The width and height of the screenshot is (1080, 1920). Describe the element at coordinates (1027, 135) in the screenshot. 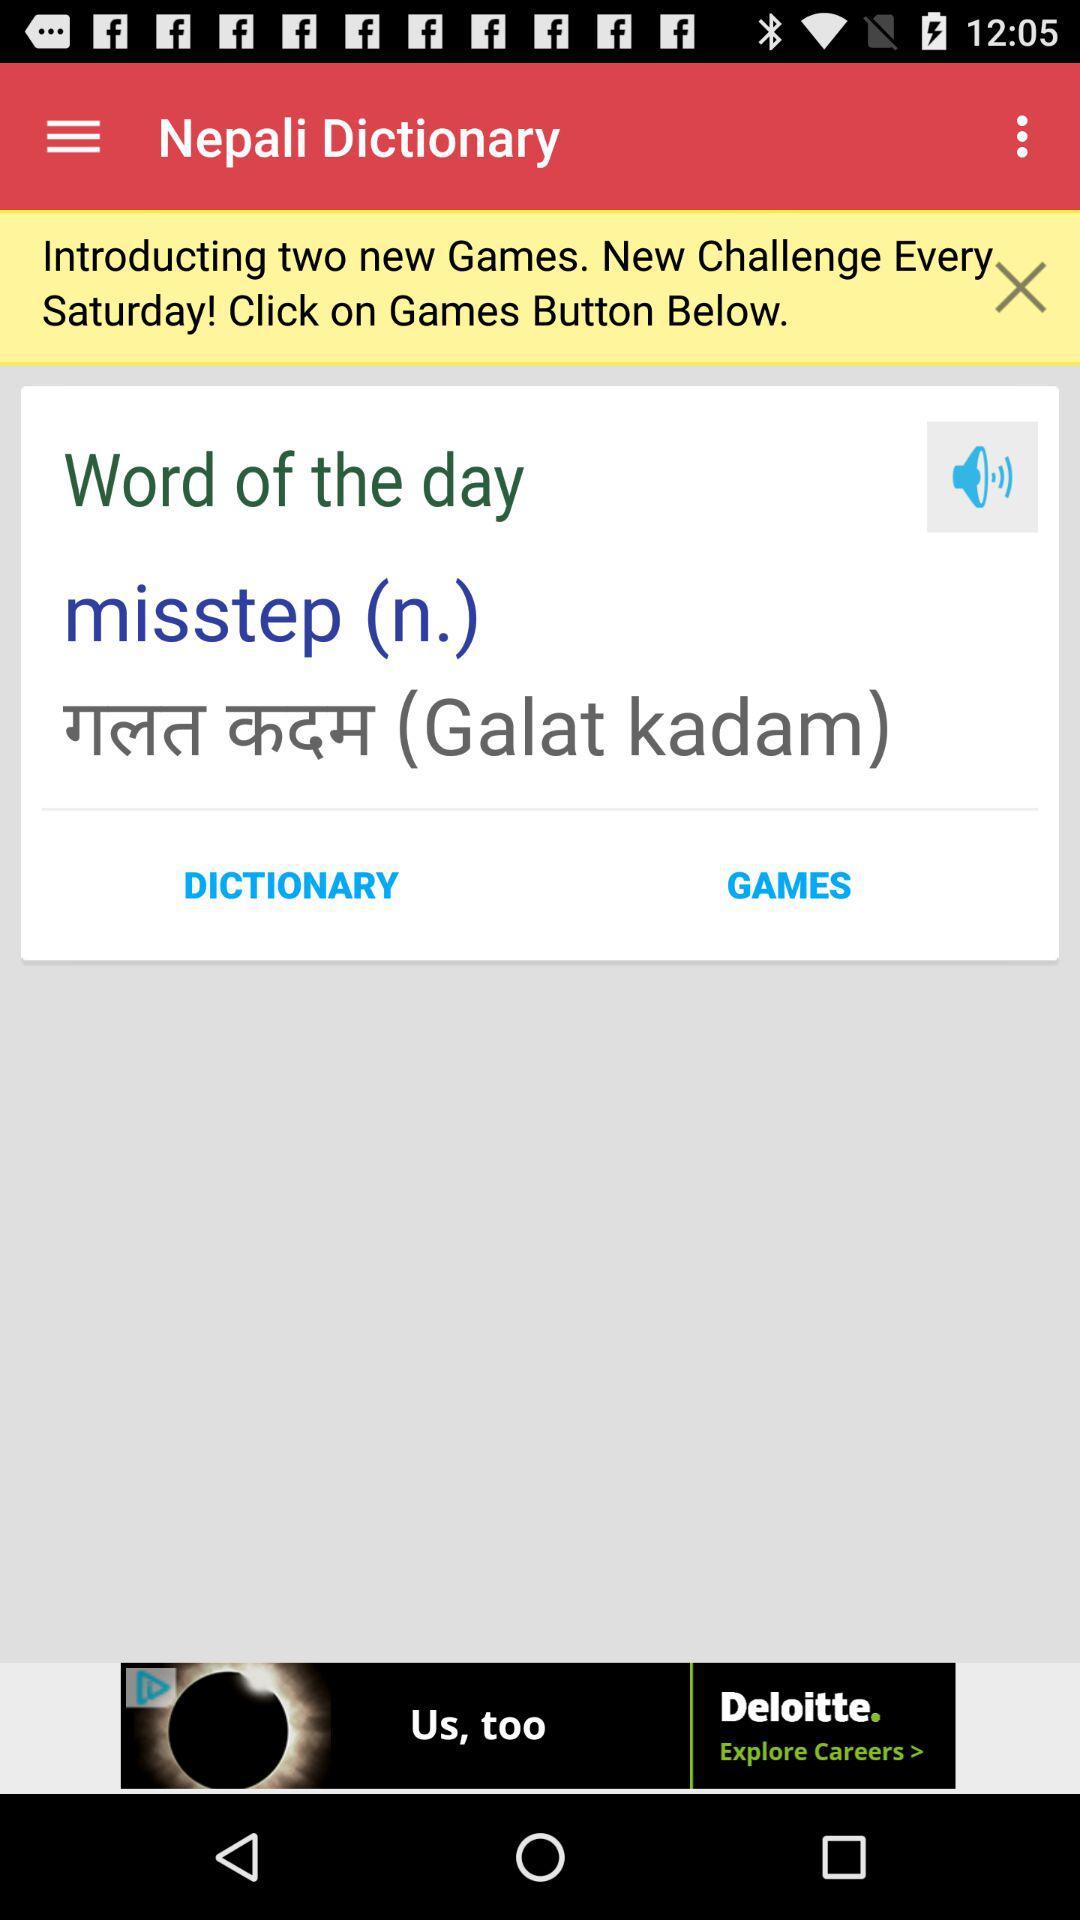

I see `the app next to the nepali dictionary app` at that location.